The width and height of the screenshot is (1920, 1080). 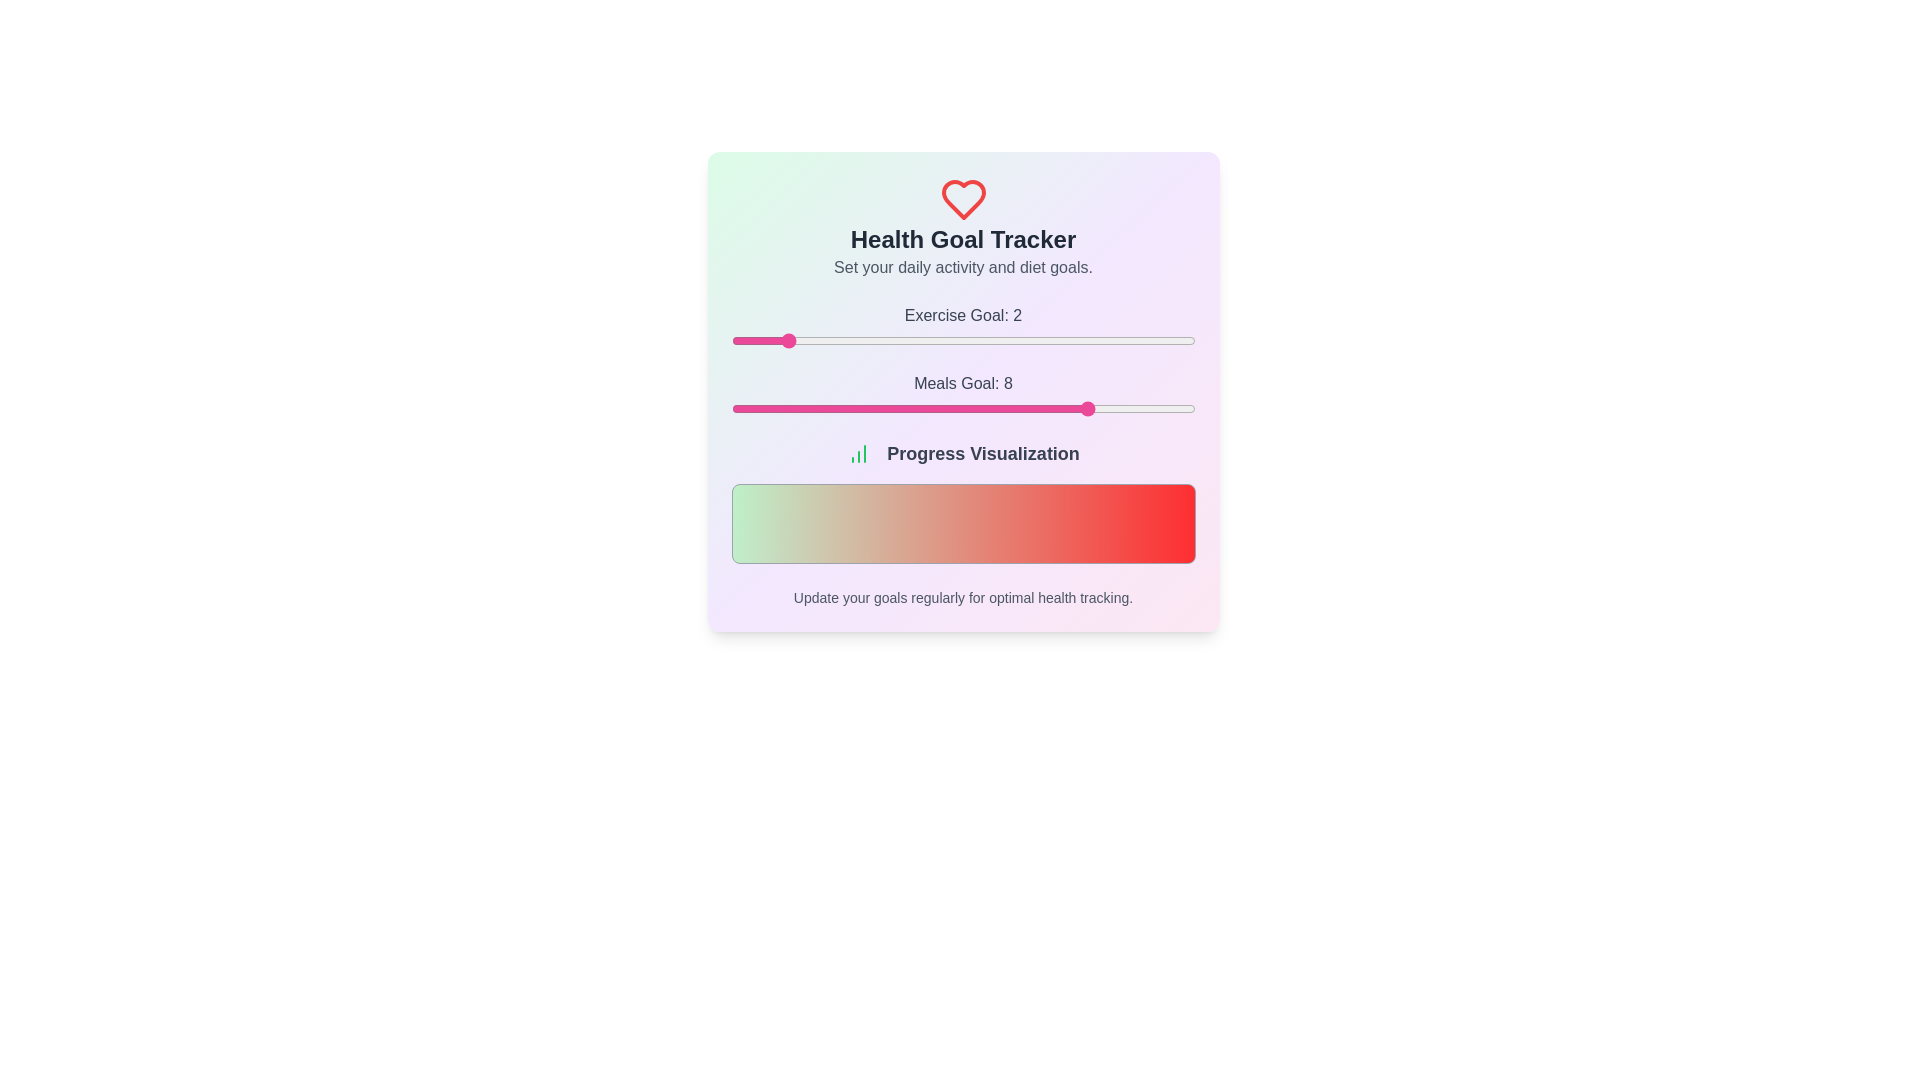 What do you see at coordinates (859, 454) in the screenshot?
I see `the Progress Visualization icon` at bounding box center [859, 454].